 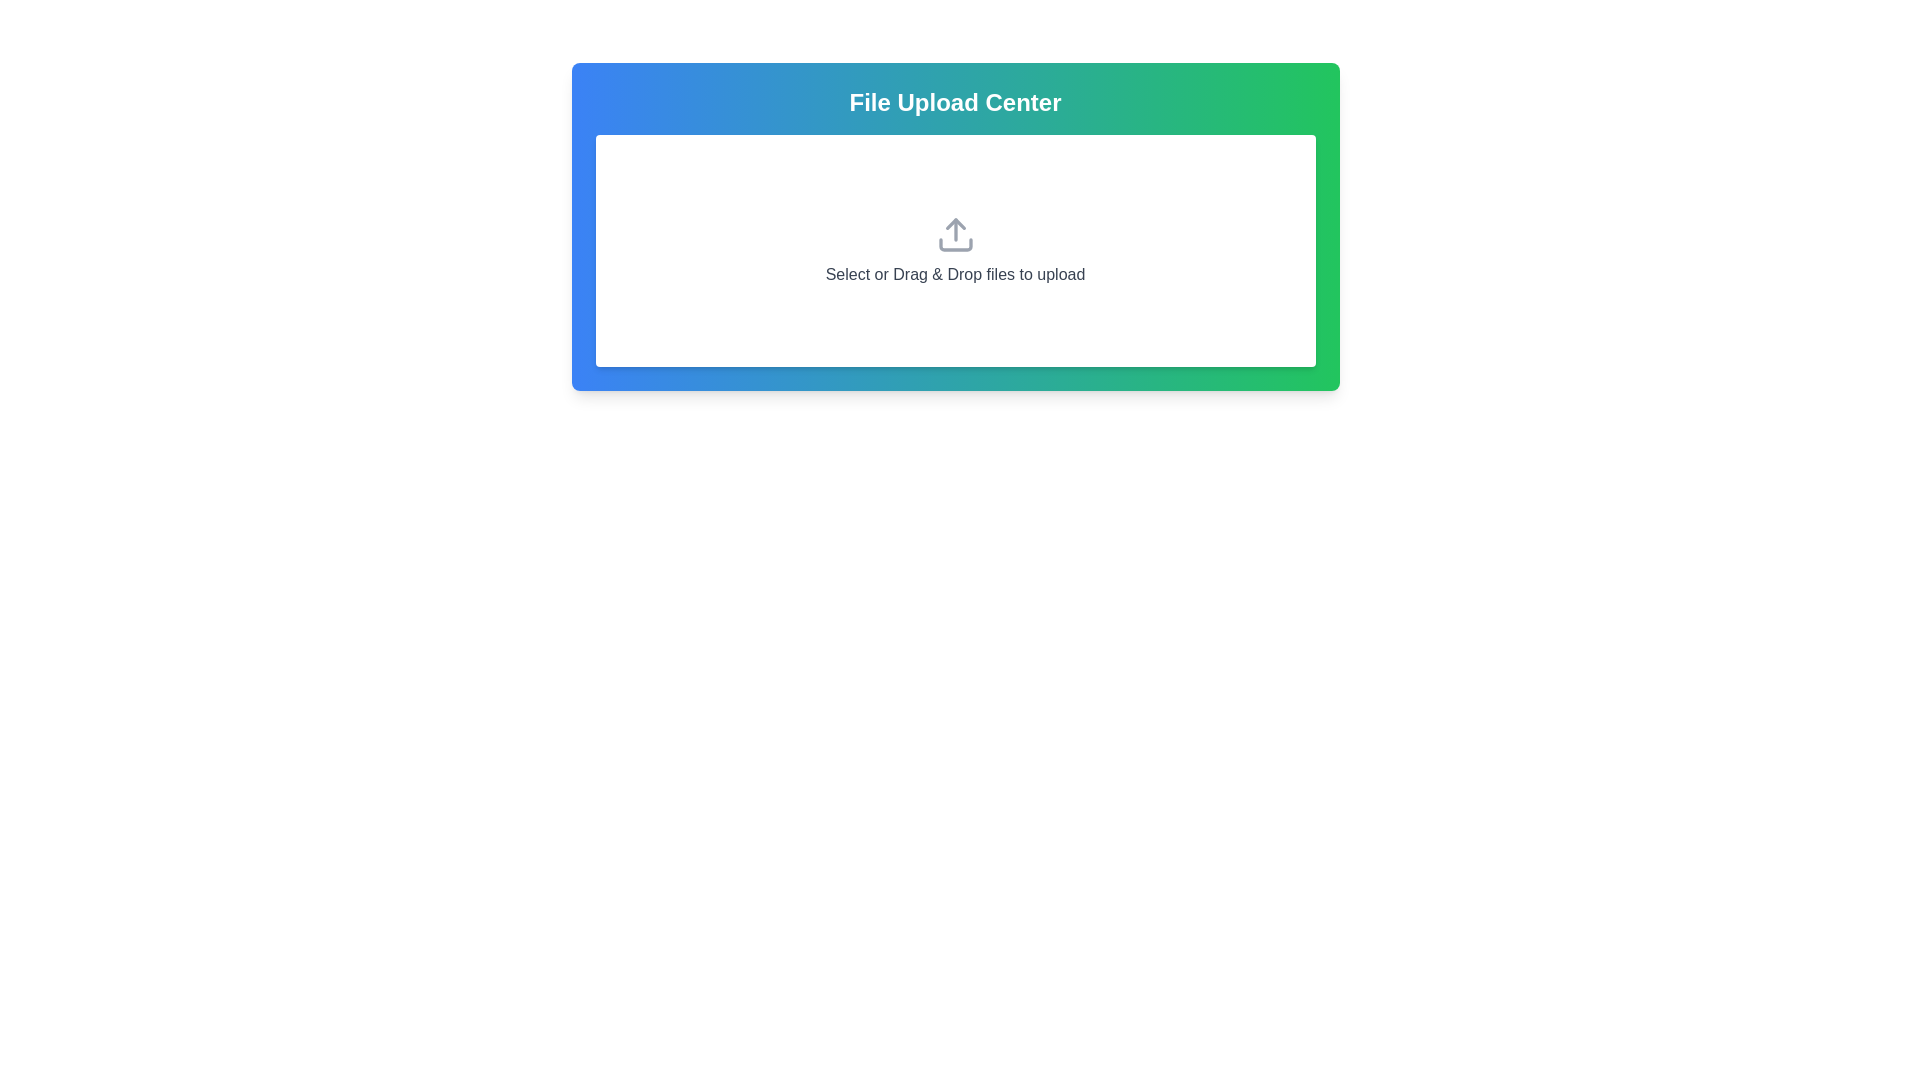 What do you see at coordinates (954, 249) in the screenshot?
I see `the instructional text label that informs users about the file upload functionality, which is centrally located within the upload box` at bounding box center [954, 249].